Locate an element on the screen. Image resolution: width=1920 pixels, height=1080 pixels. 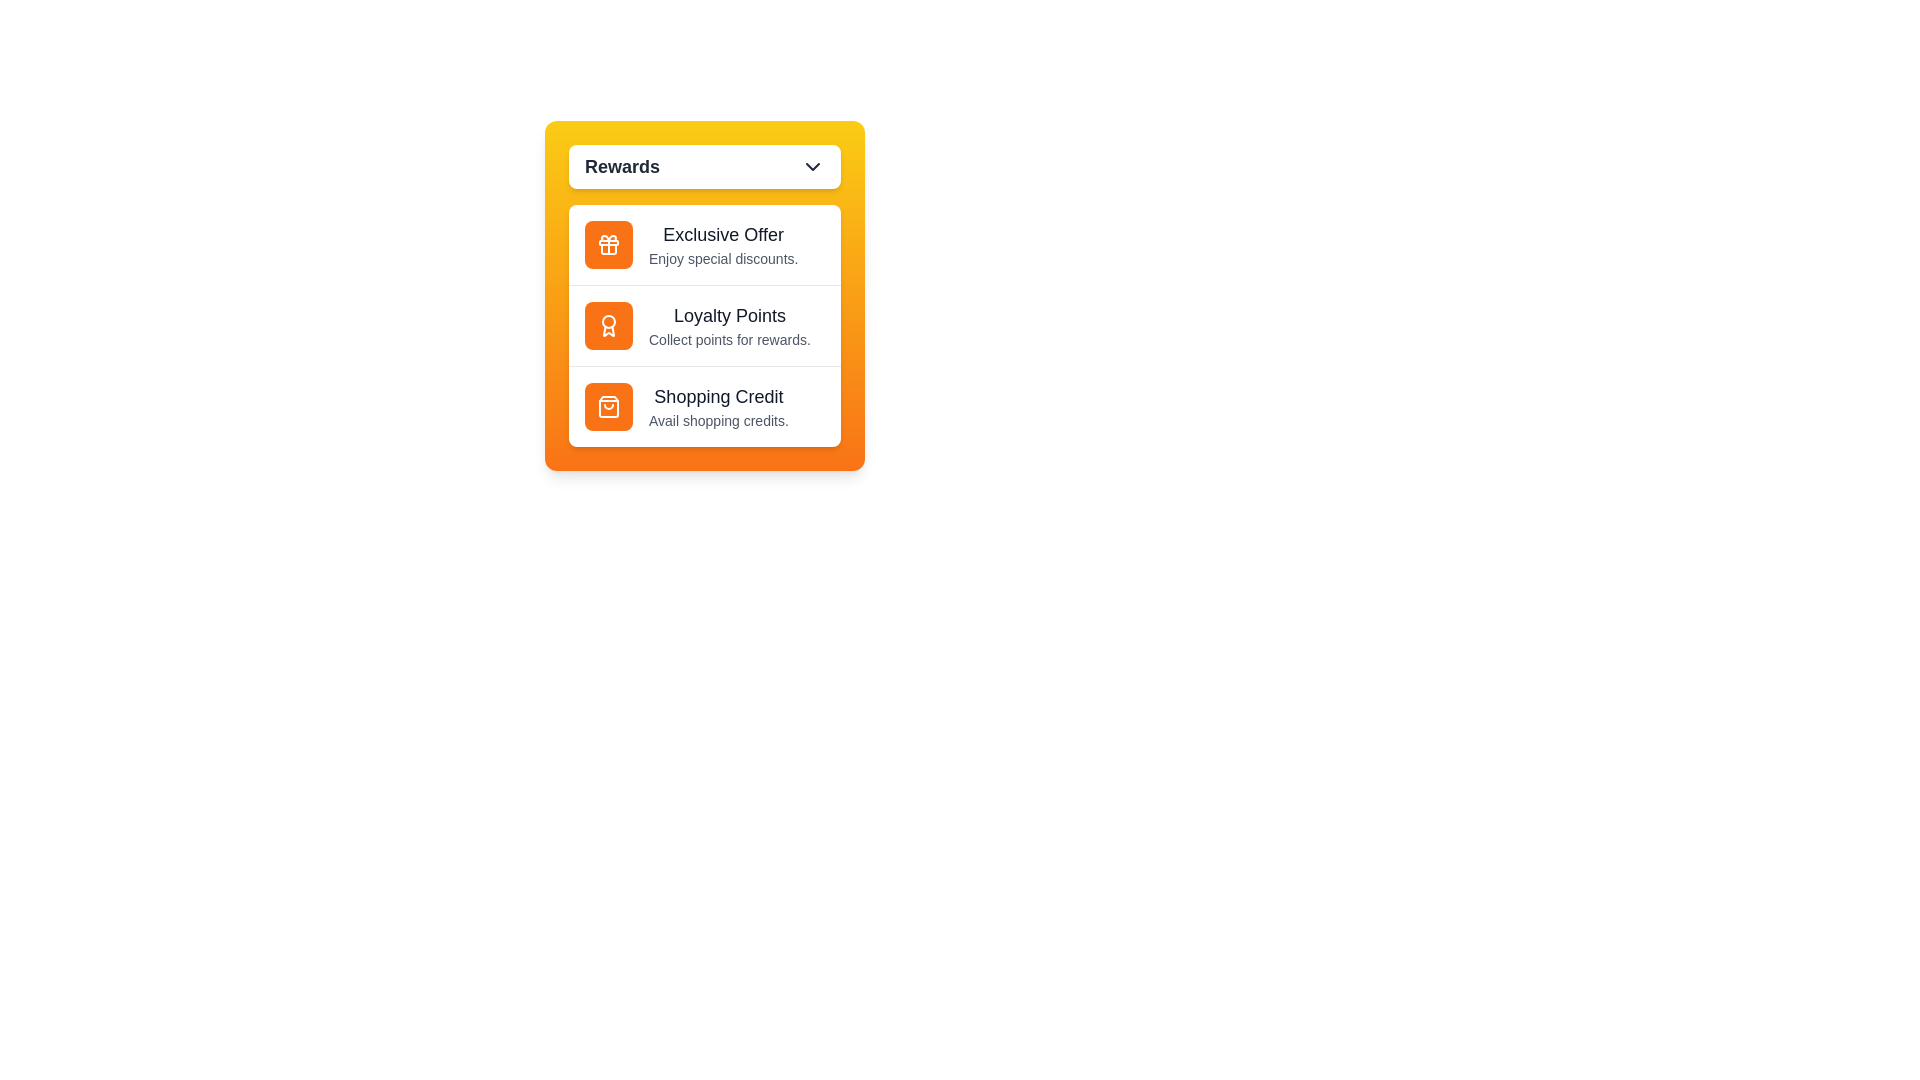
the graphical detail of the shopping bag icon, outlined in orange, located at the bottom-most icon region of the reward categories is located at coordinates (608, 406).